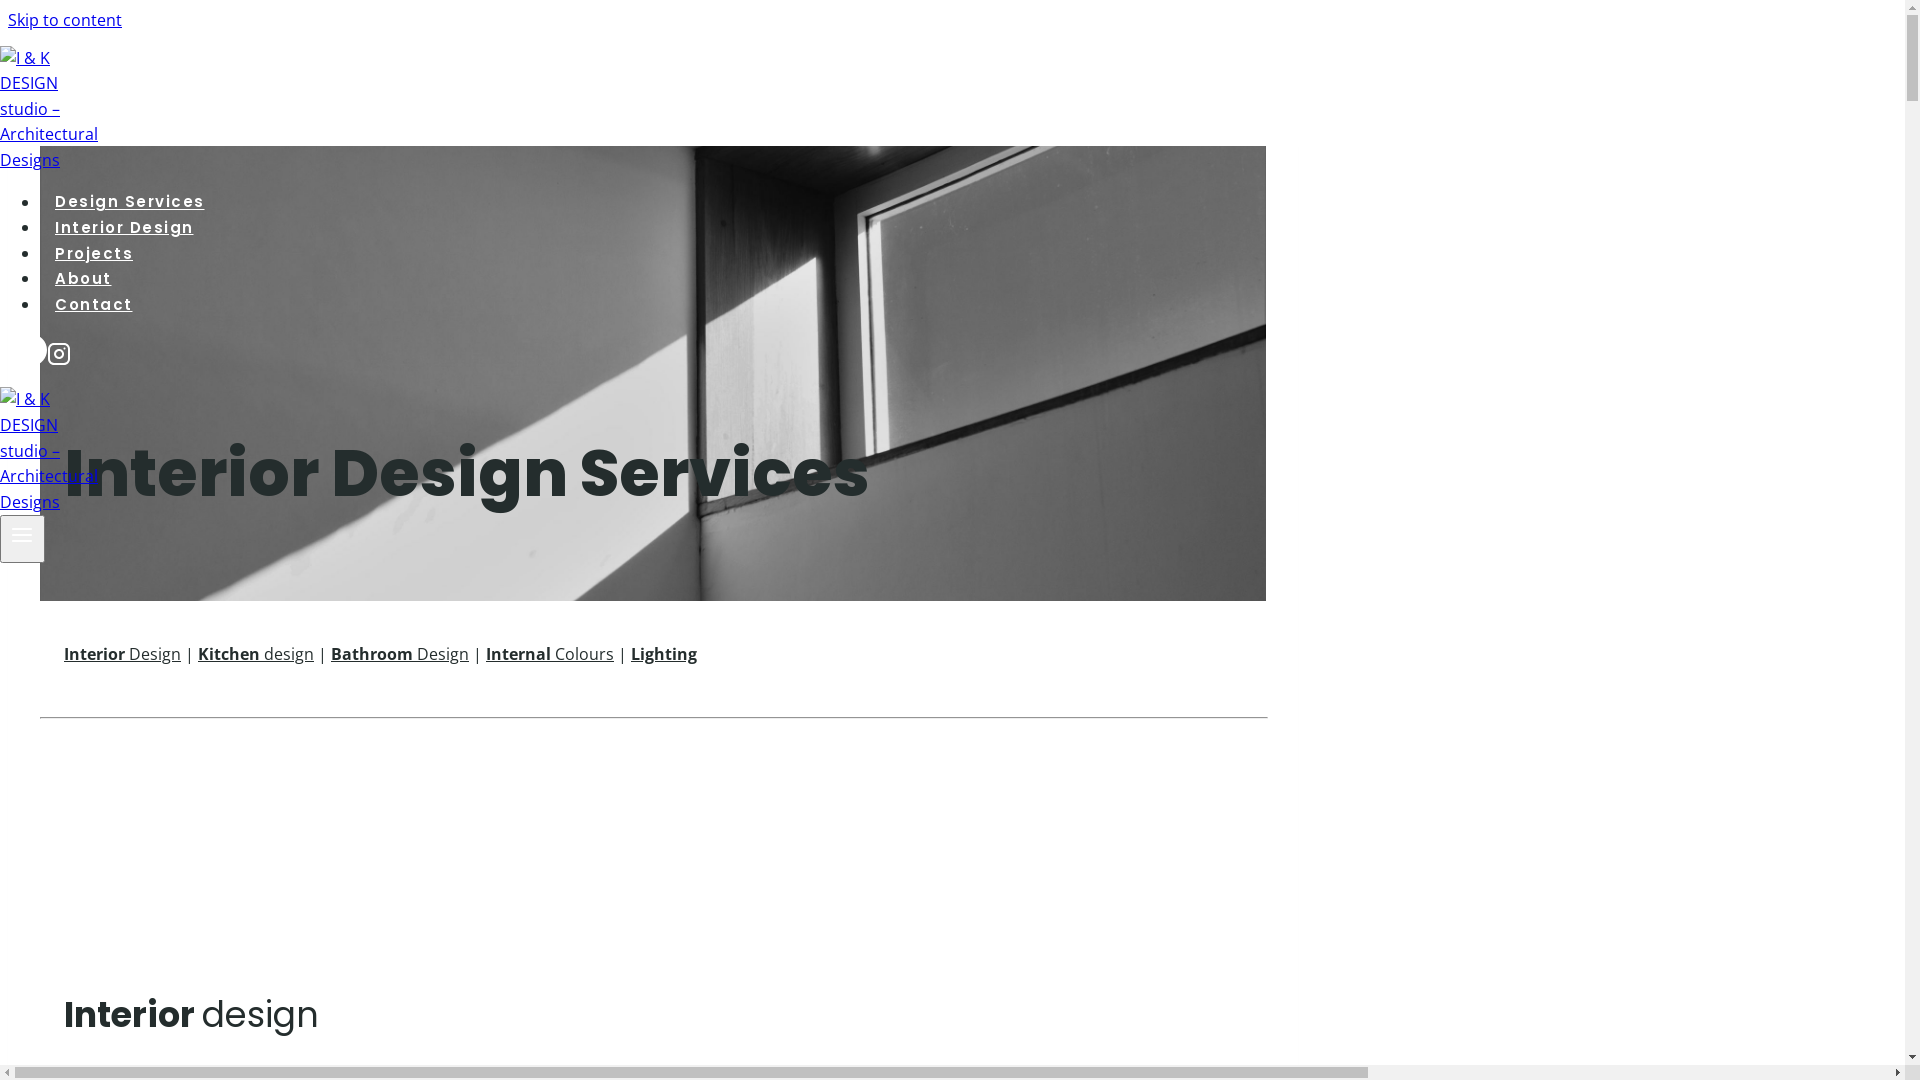 The height and width of the screenshot is (1080, 1920). What do you see at coordinates (22, 537) in the screenshot?
I see `'Toggle Menu'` at bounding box center [22, 537].